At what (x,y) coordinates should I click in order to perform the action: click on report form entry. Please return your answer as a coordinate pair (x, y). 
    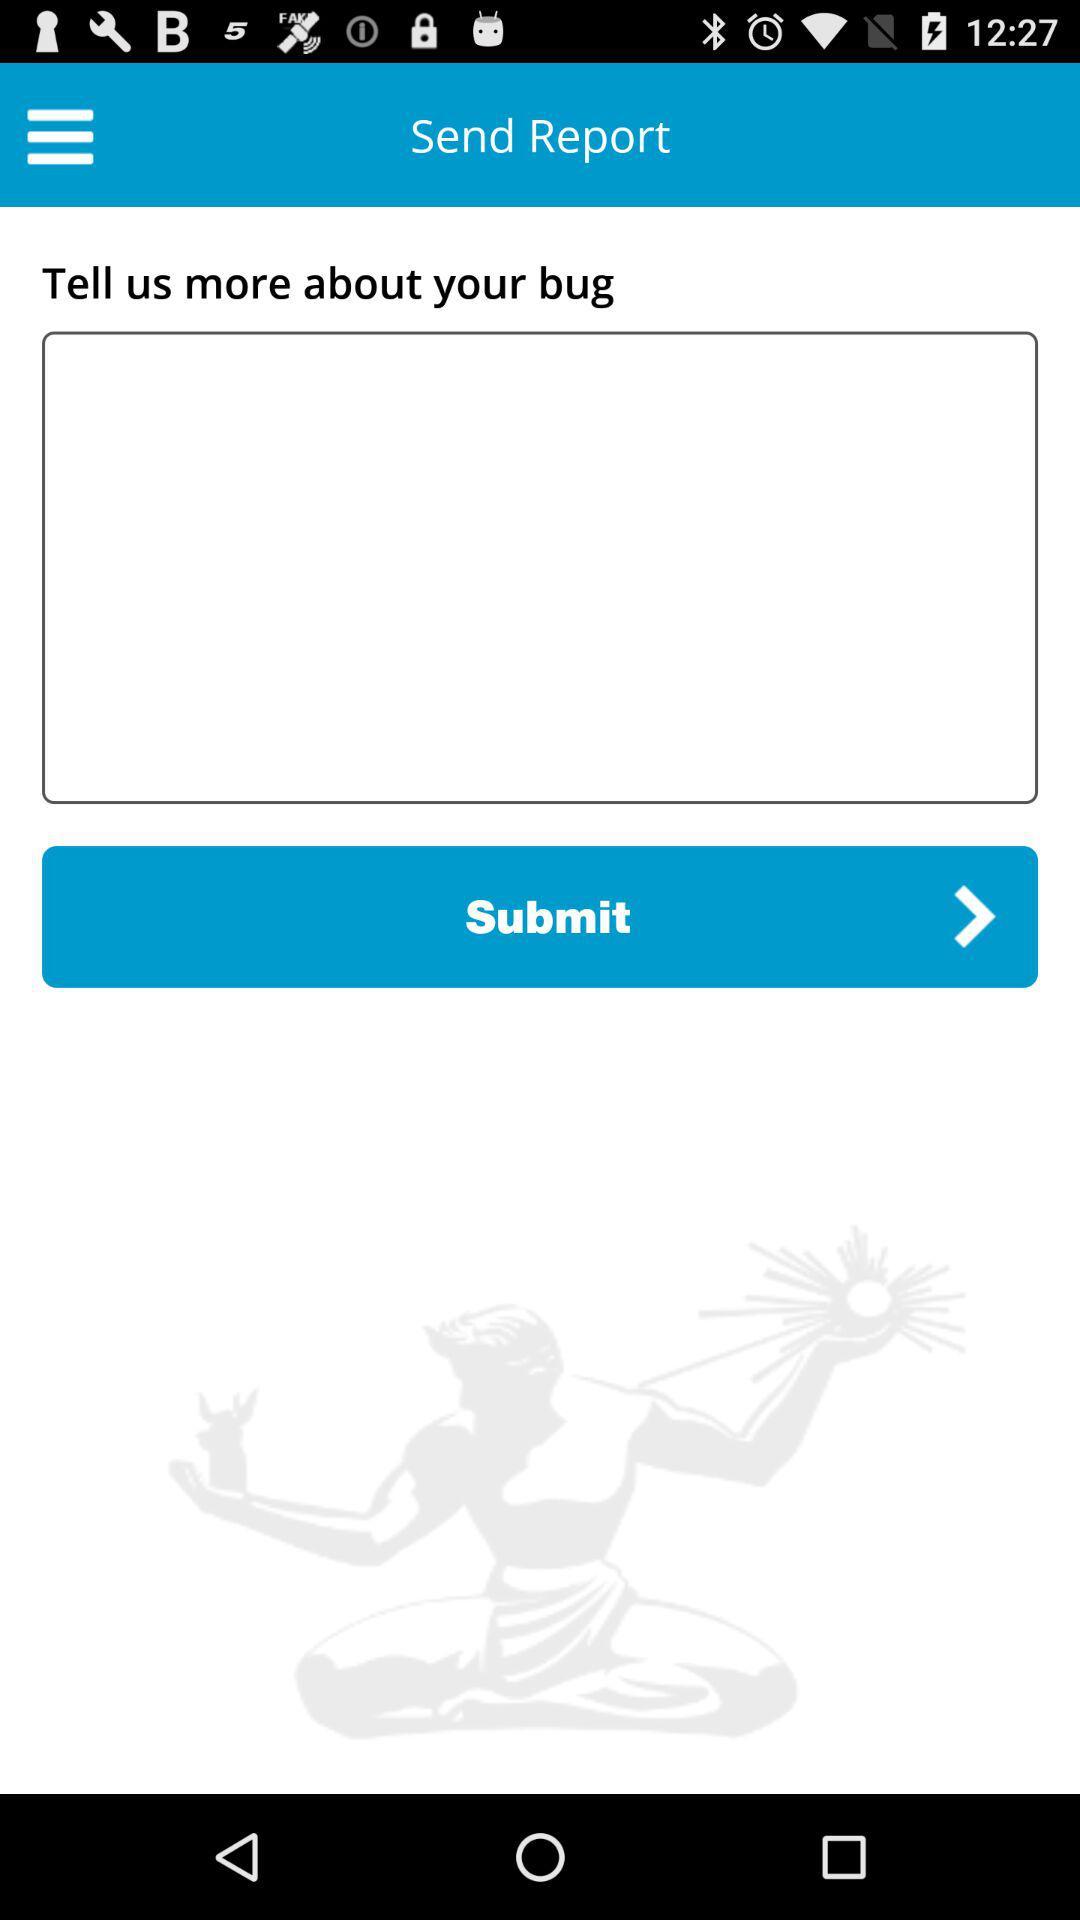
    Looking at the image, I should click on (540, 566).